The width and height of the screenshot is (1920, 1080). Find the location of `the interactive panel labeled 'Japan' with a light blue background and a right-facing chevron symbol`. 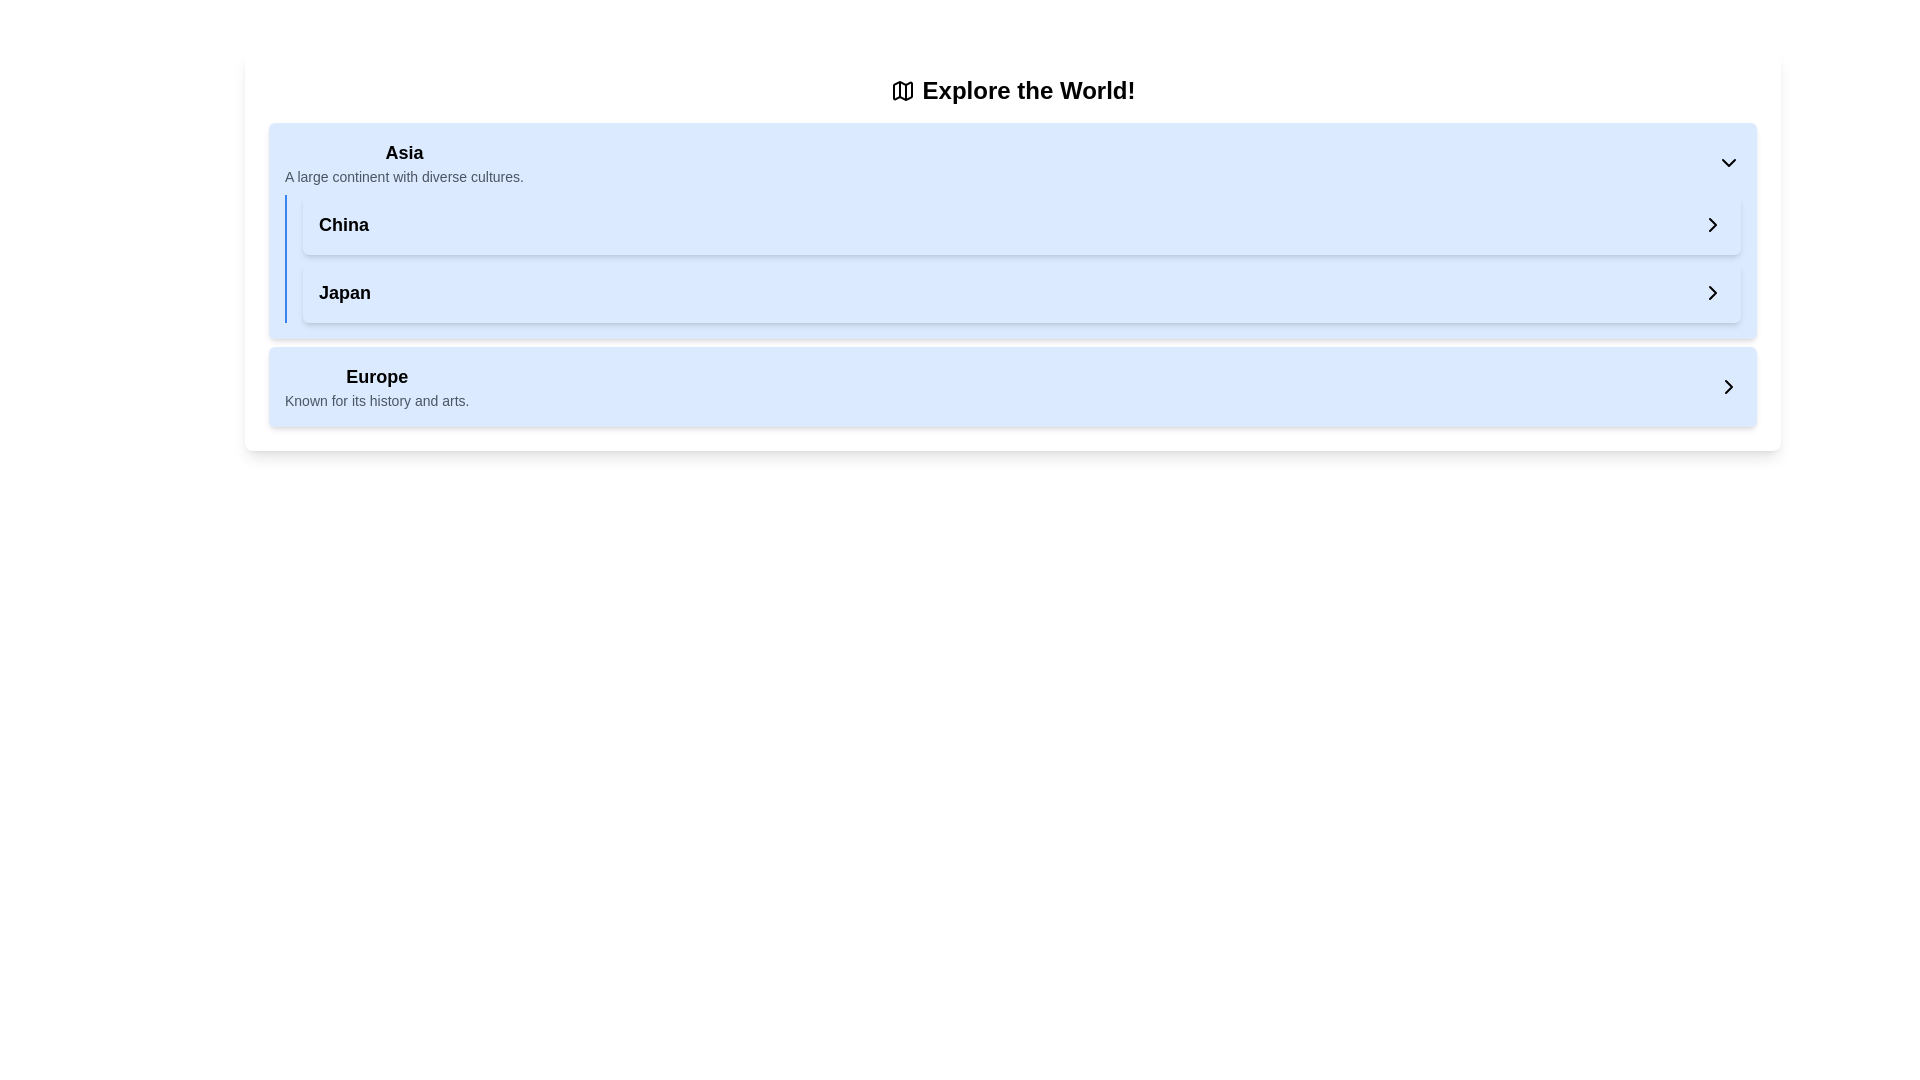

the interactive panel labeled 'Japan' with a light blue background and a right-facing chevron symbol is located at coordinates (1022, 293).